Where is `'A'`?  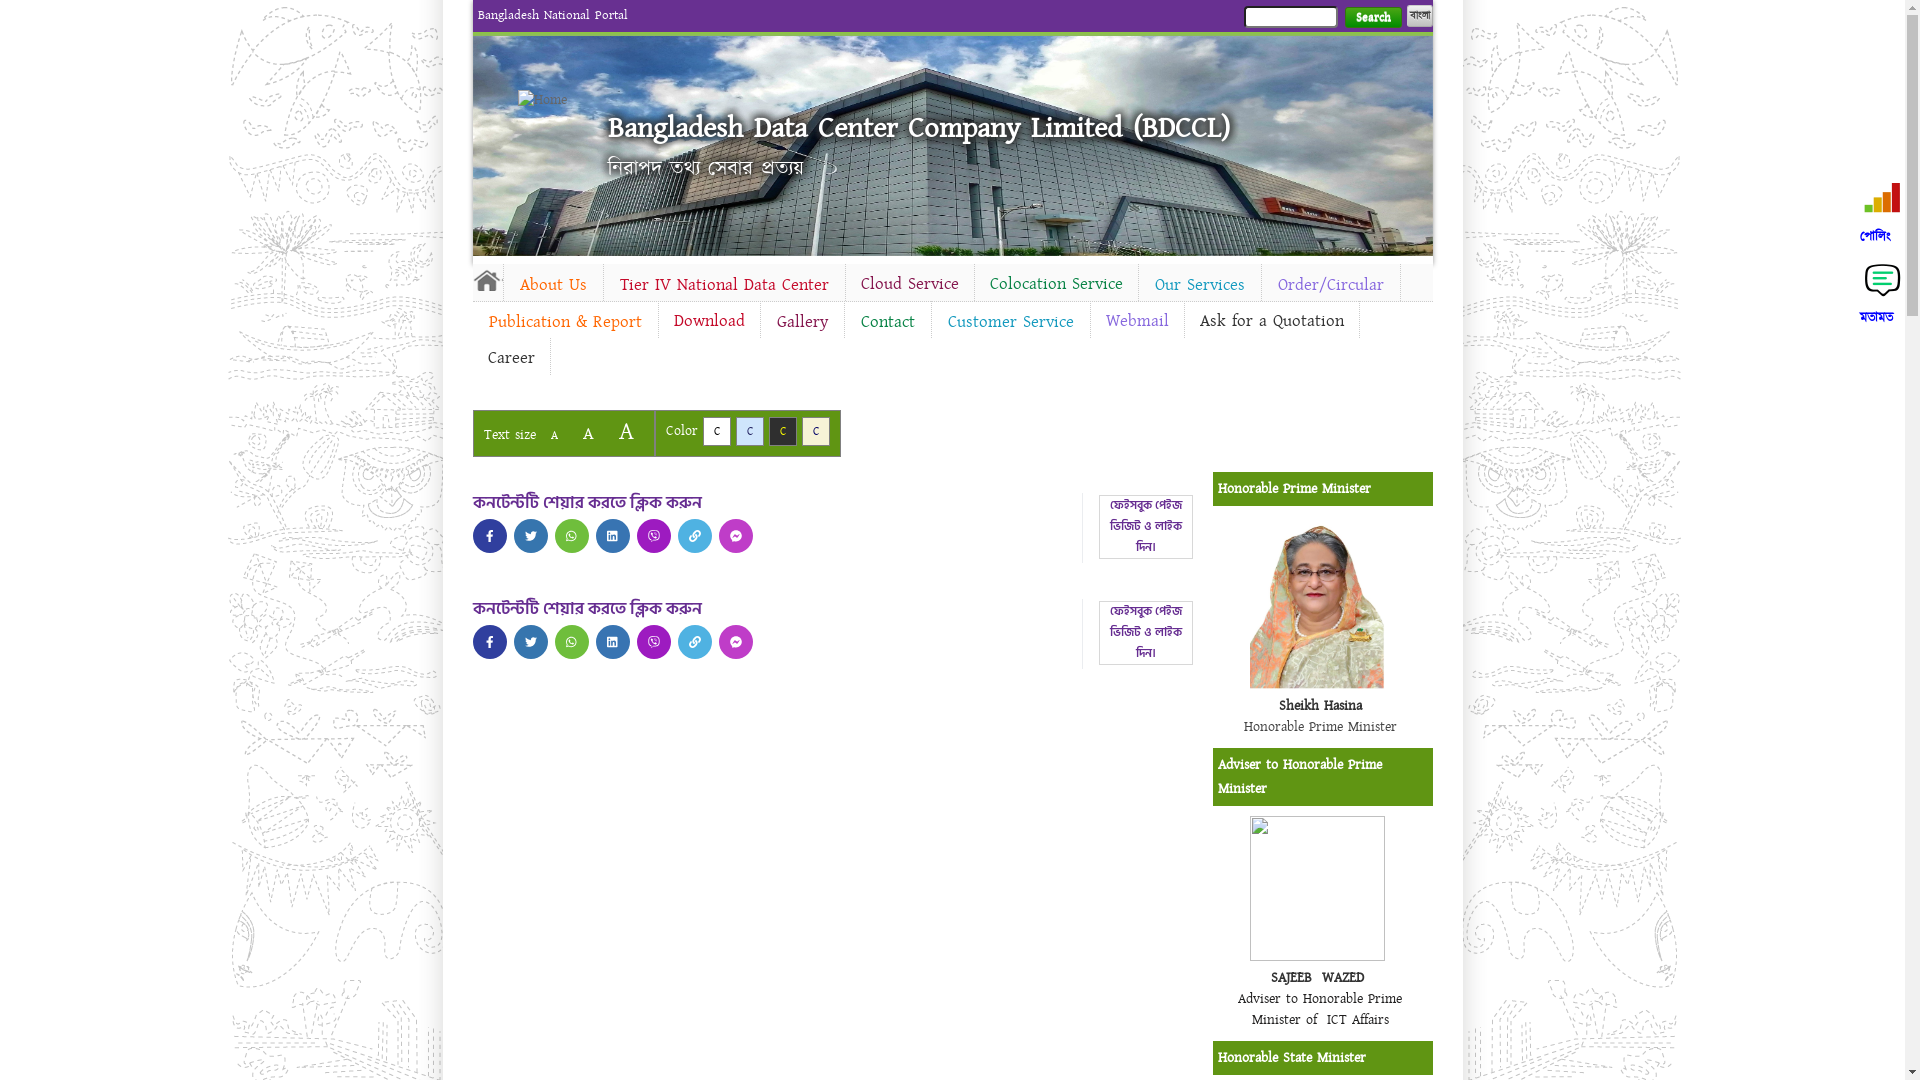
'A' is located at coordinates (586, 432).